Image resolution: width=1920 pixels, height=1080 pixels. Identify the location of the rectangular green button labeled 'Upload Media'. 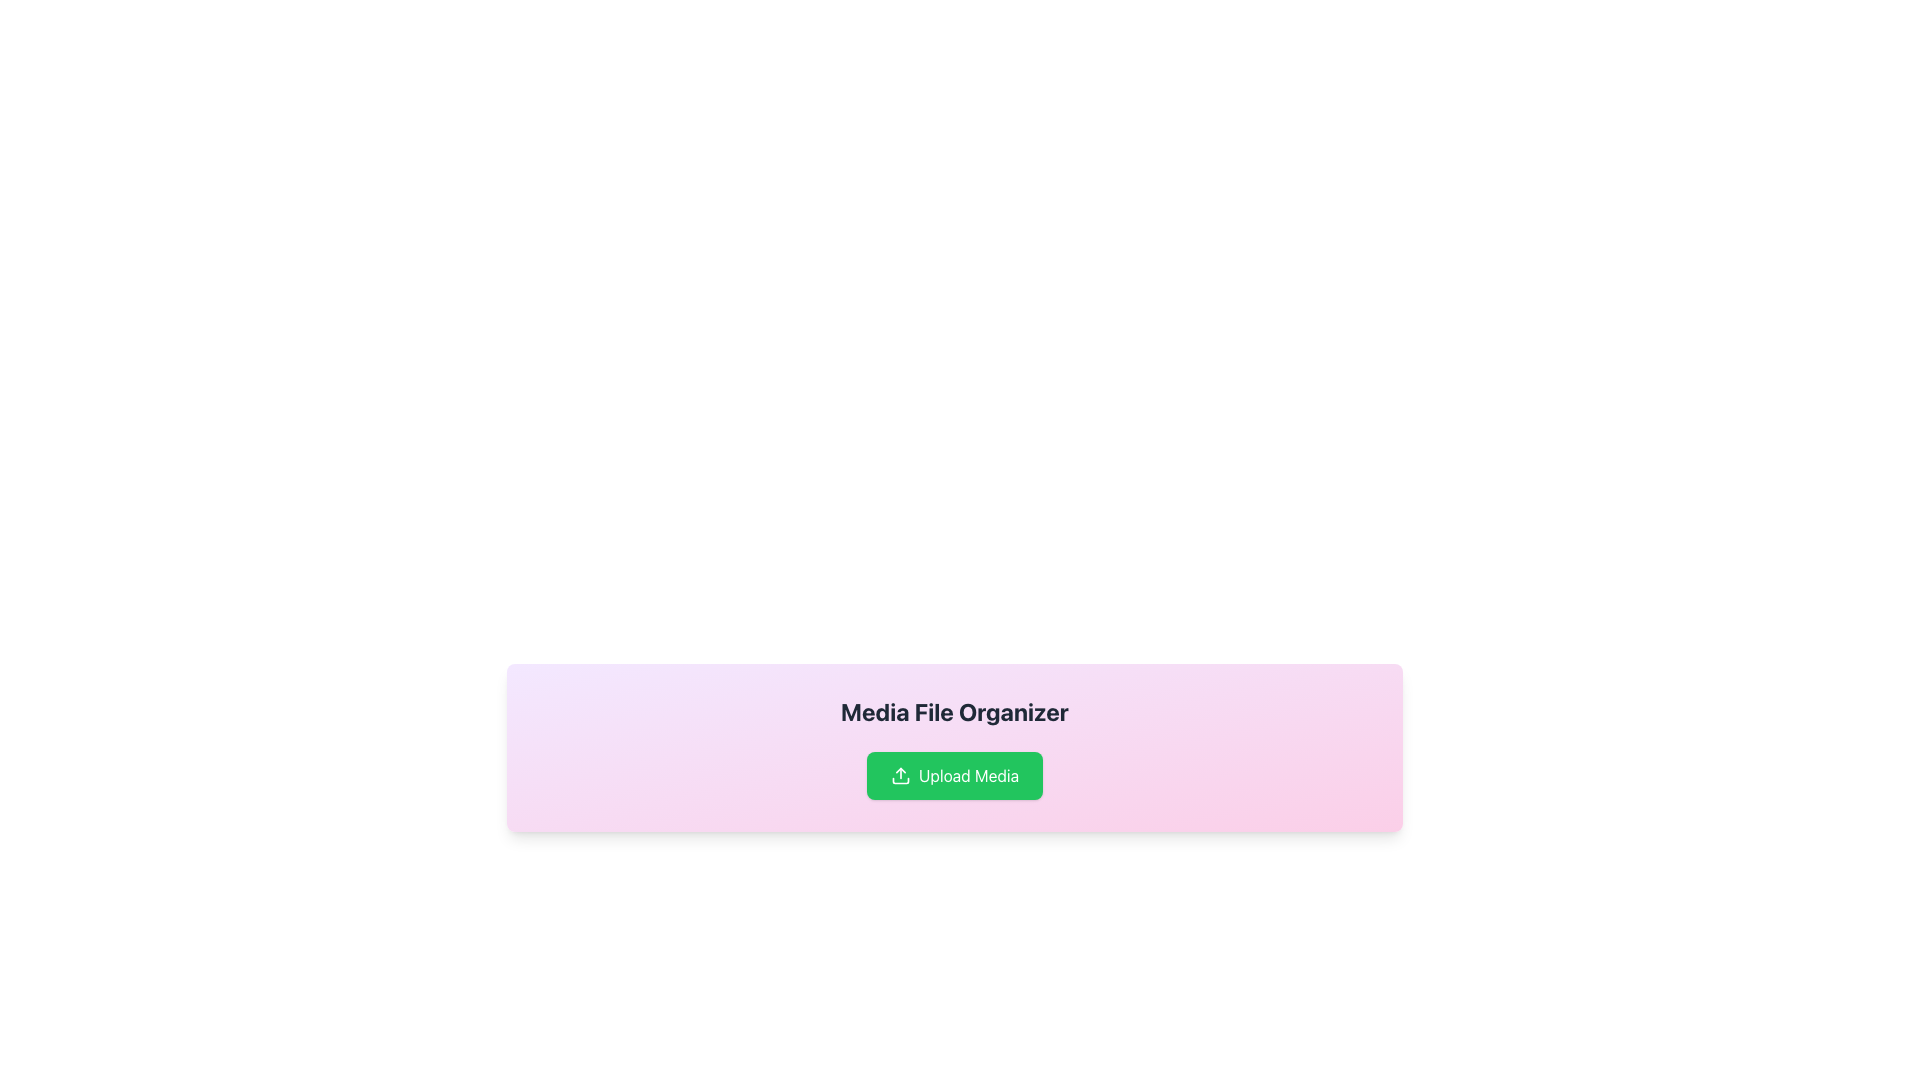
(954, 774).